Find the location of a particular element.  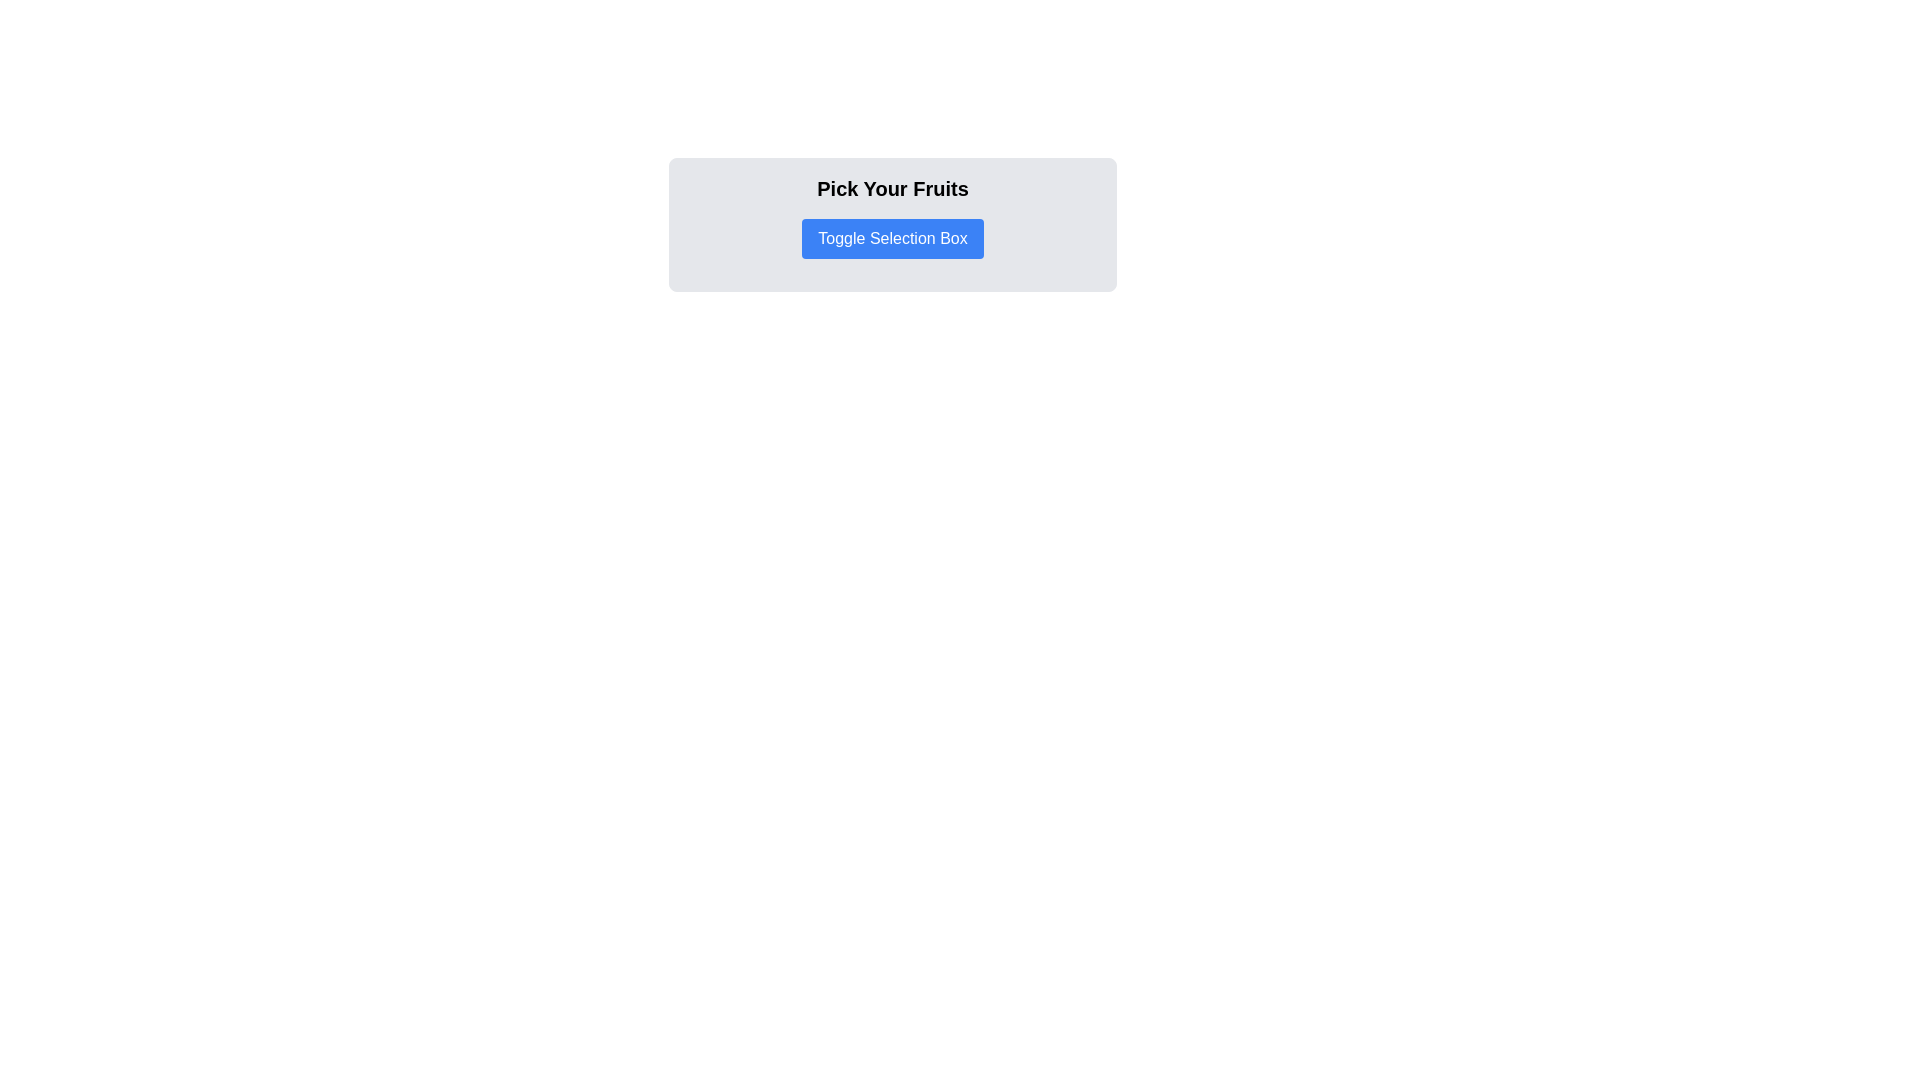

the Text Header element that serves as the title for the content section, positioned above the 'Toggle Selection Box' button is located at coordinates (891, 189).